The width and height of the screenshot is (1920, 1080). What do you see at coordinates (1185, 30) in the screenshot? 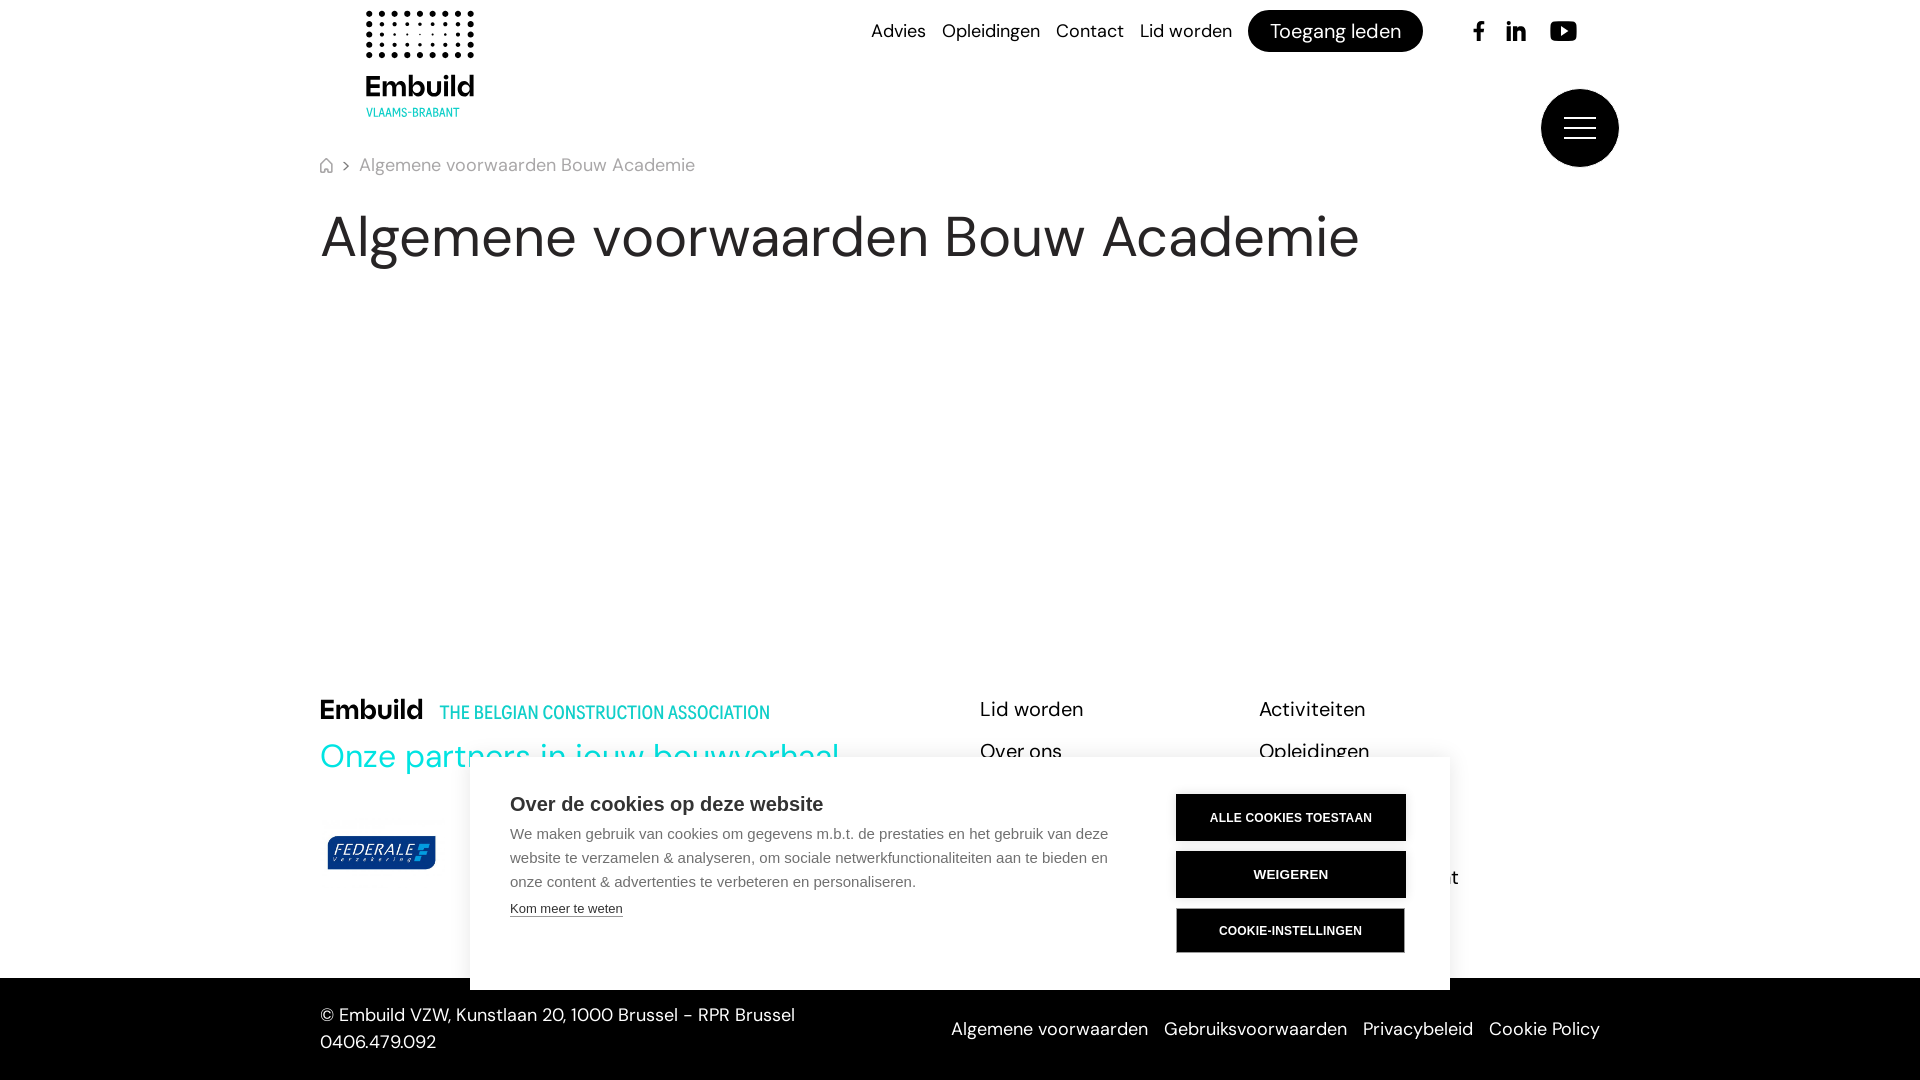
I see `'Lid worden'` at bounding box center [1185, 30].